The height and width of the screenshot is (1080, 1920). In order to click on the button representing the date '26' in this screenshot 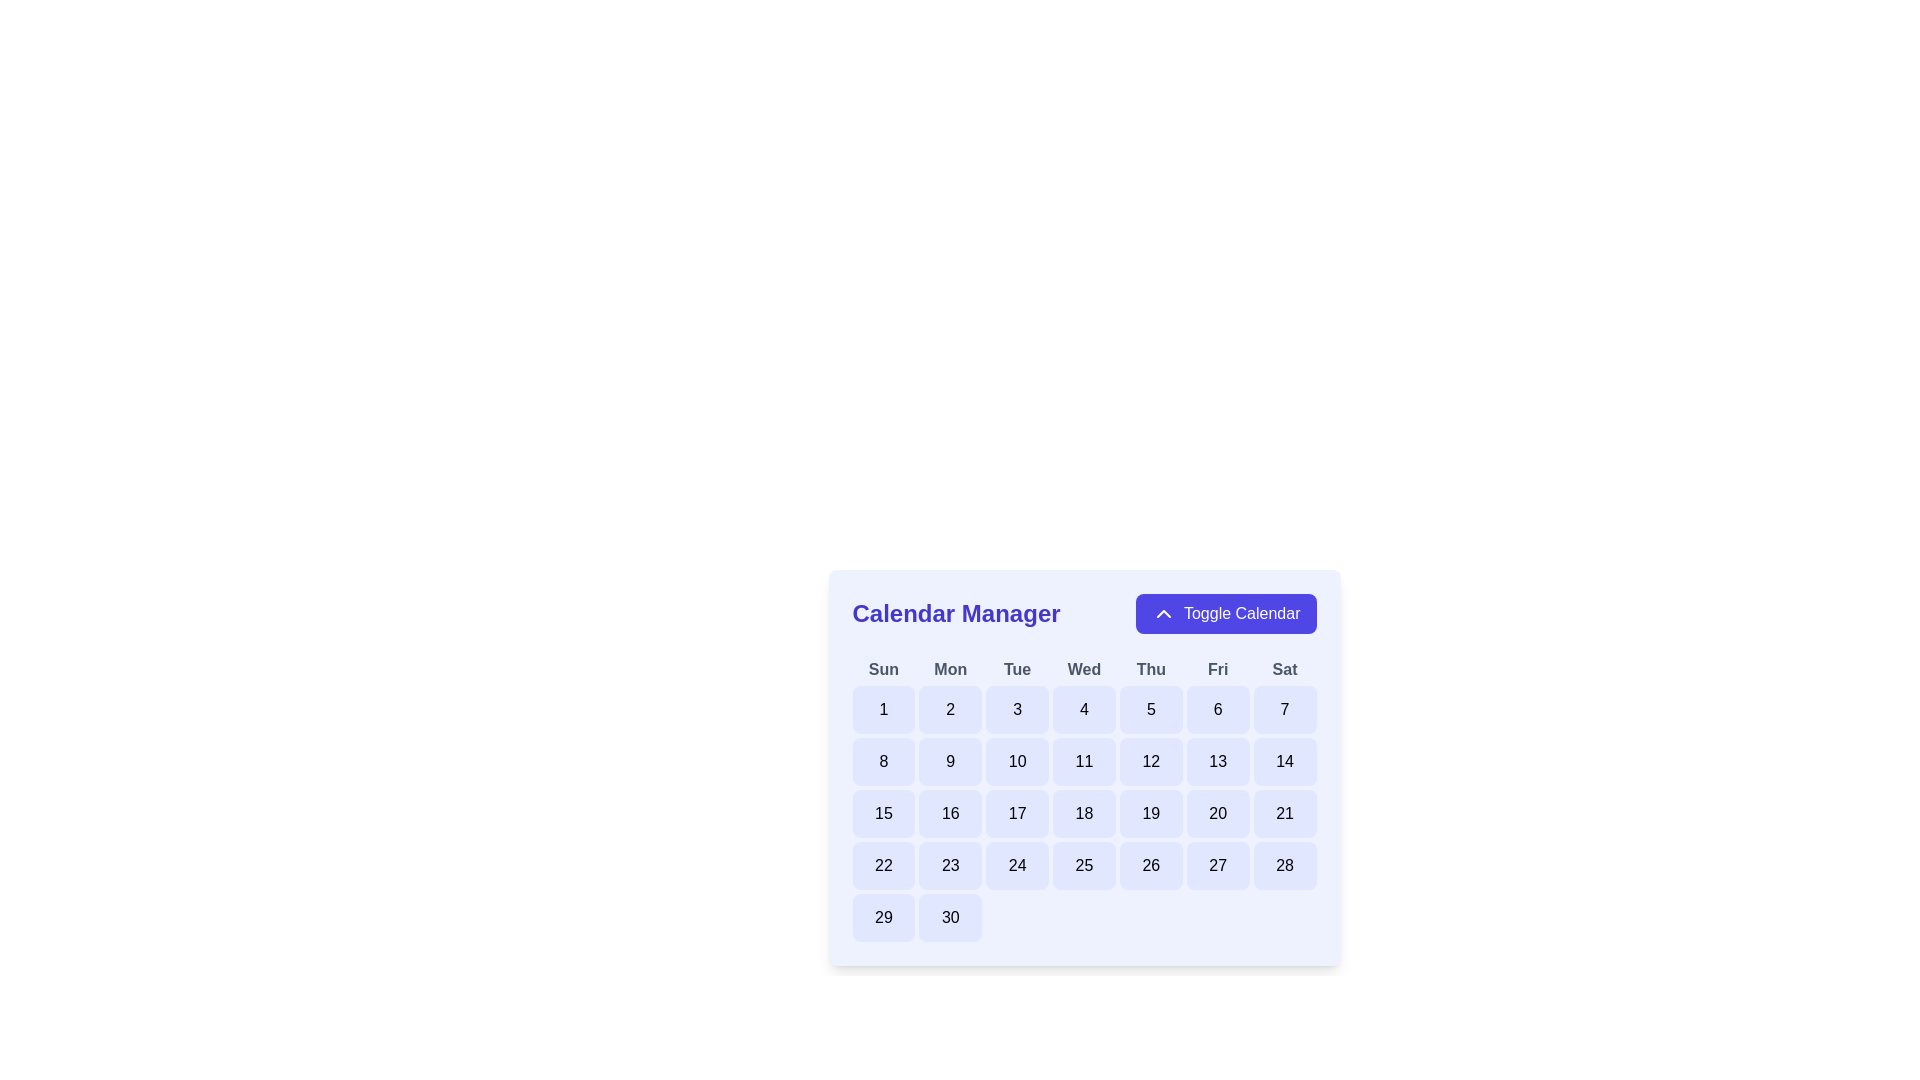, I will do `click(1151, 865)`.